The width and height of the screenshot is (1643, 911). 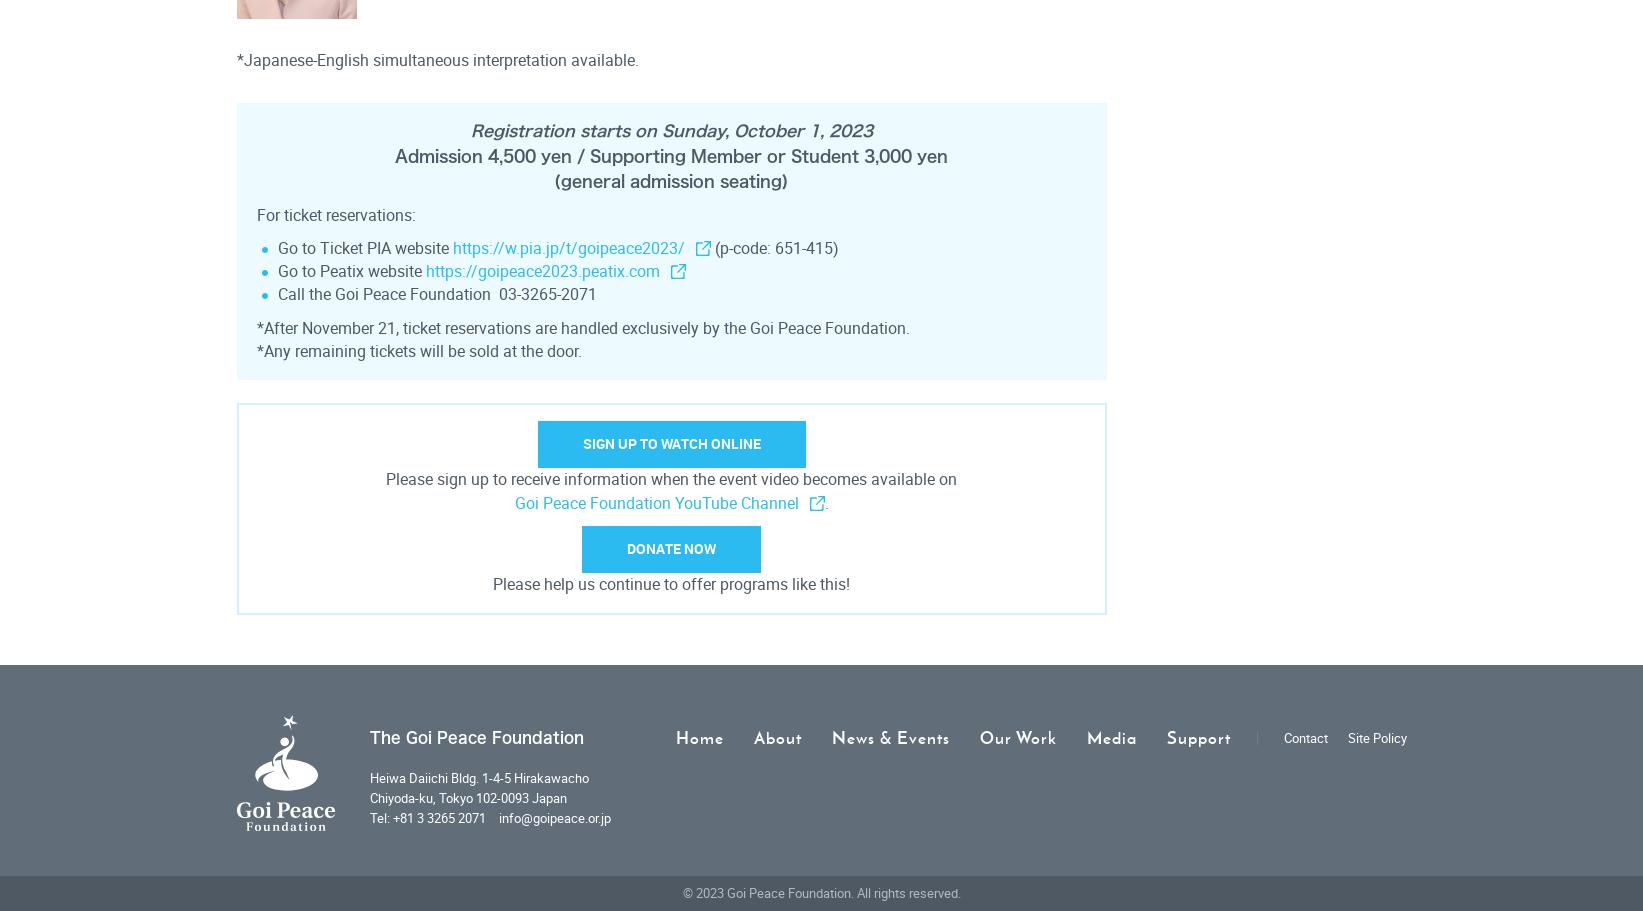 What do you see at coordinates (1305, 736) in the screenshot?
I see `'Contact'` at bounding box center [1305, 736].